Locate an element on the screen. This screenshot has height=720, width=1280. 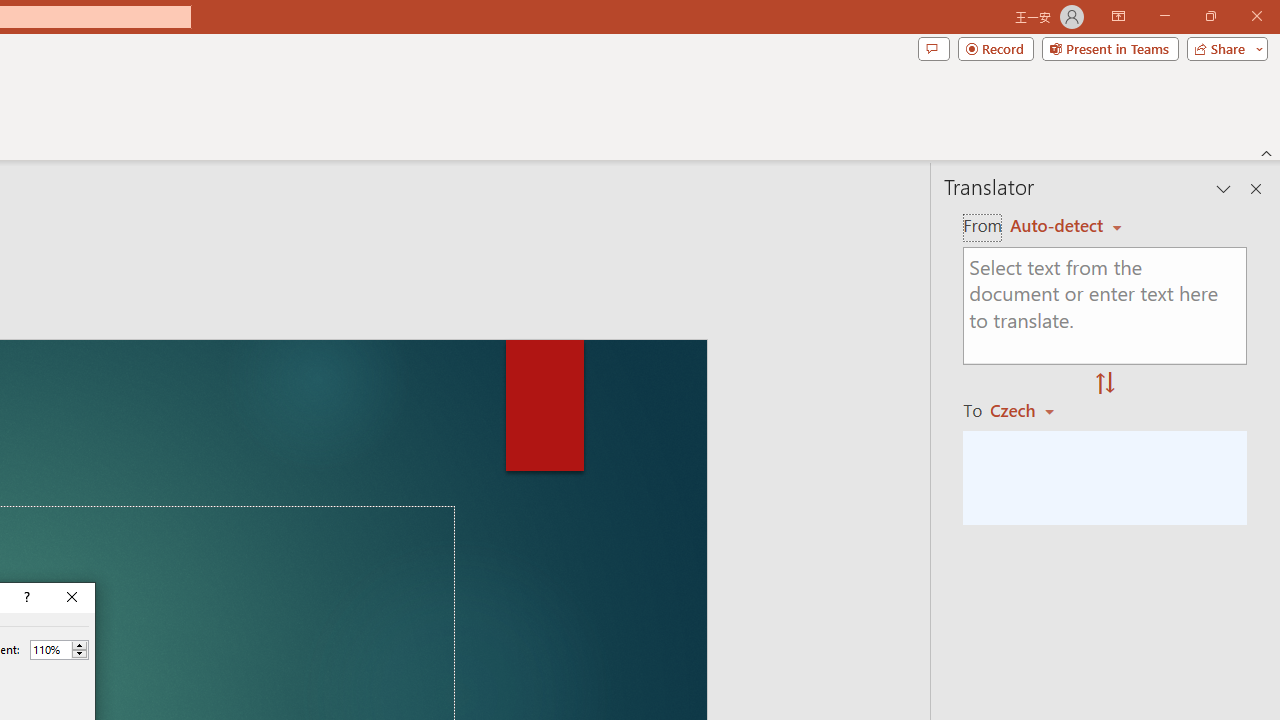
'Swap "from" and "to" languages.' is located at coordinates (1104, 384).